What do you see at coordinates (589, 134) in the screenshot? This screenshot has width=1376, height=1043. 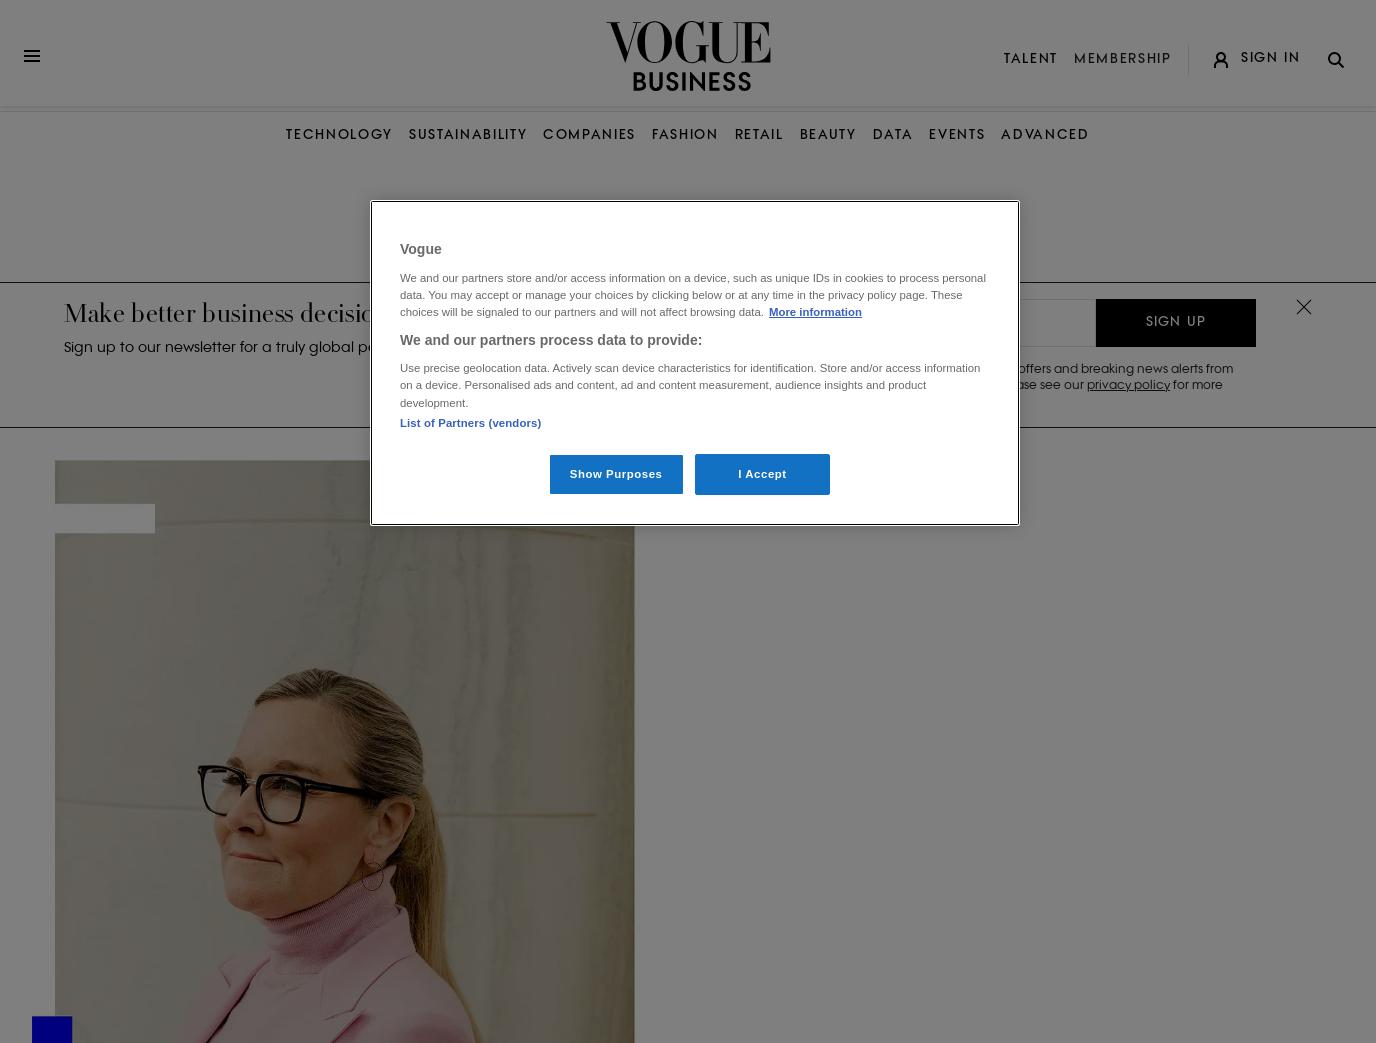 I see `'Companies'` at bounding box center [589, 134].